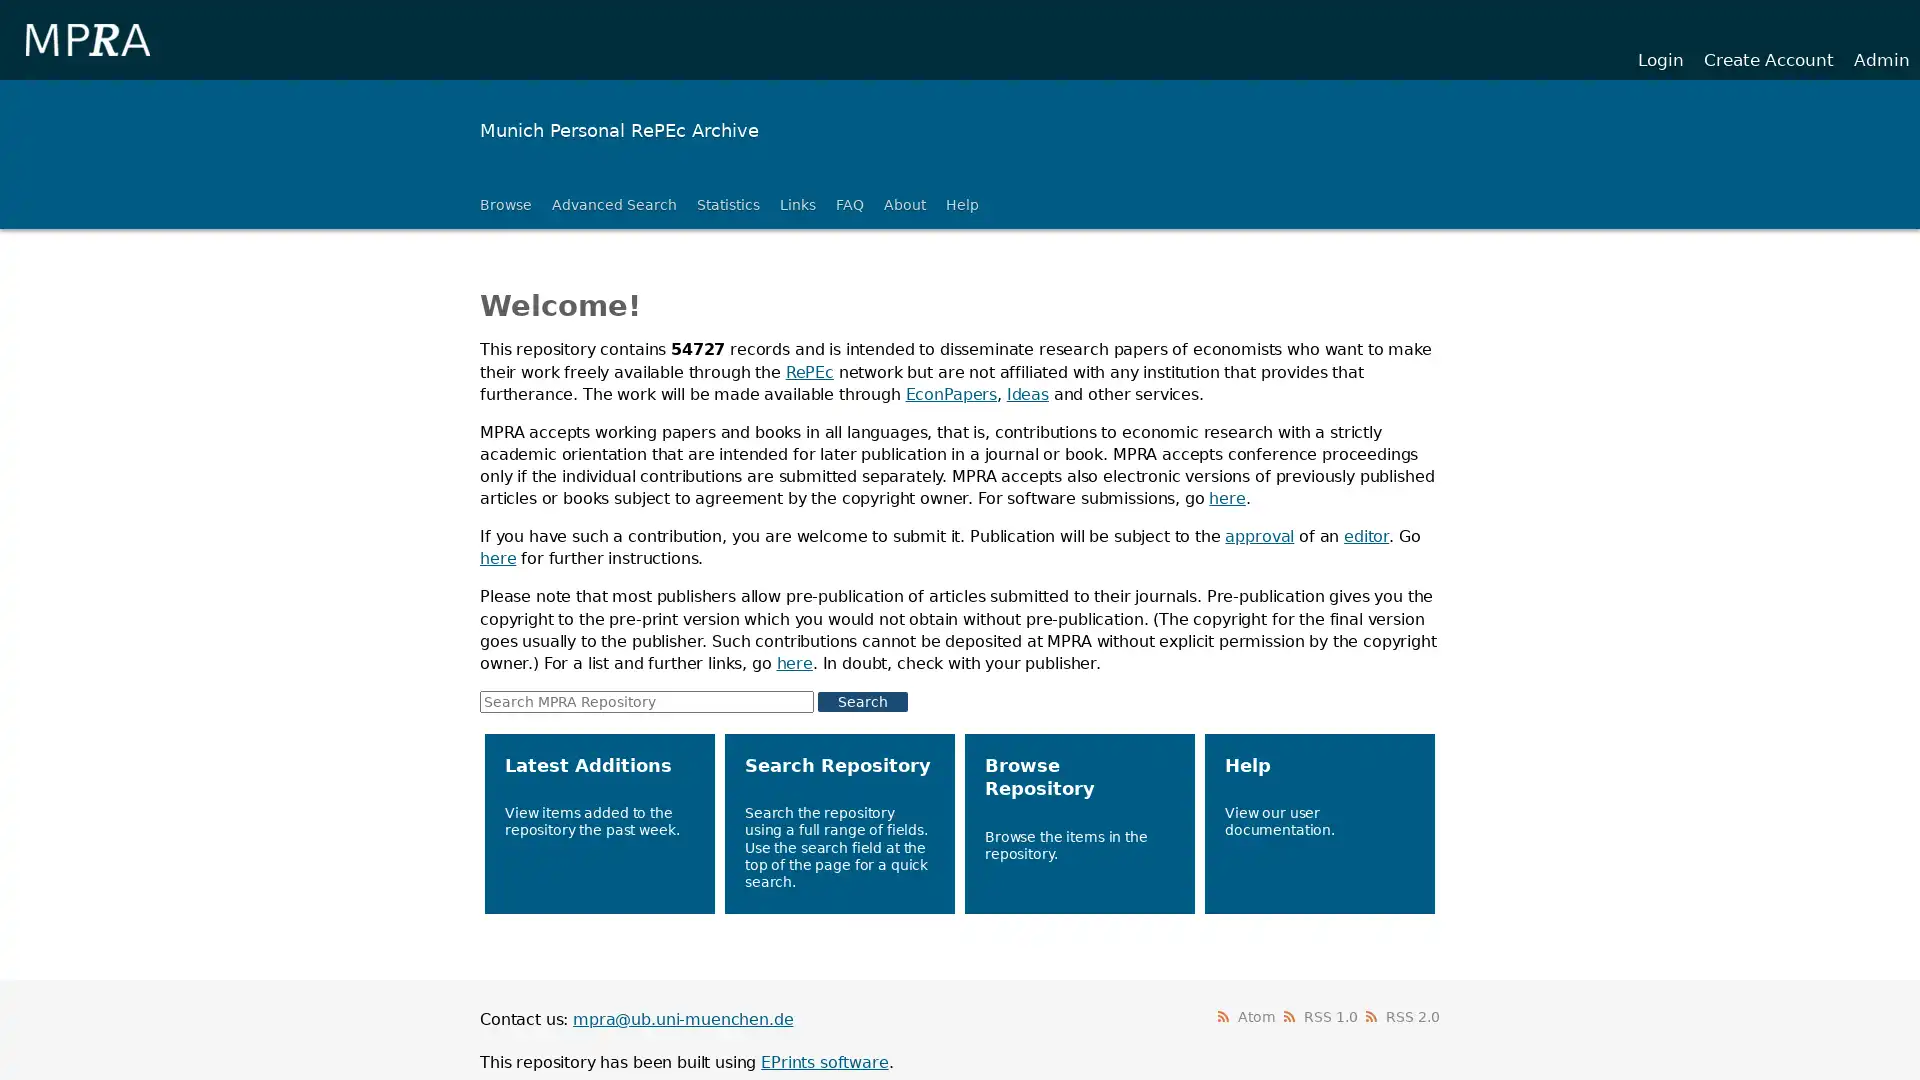  Describe the element at coordinates (863, 700) in the screenshot. I see `Search` at that location.